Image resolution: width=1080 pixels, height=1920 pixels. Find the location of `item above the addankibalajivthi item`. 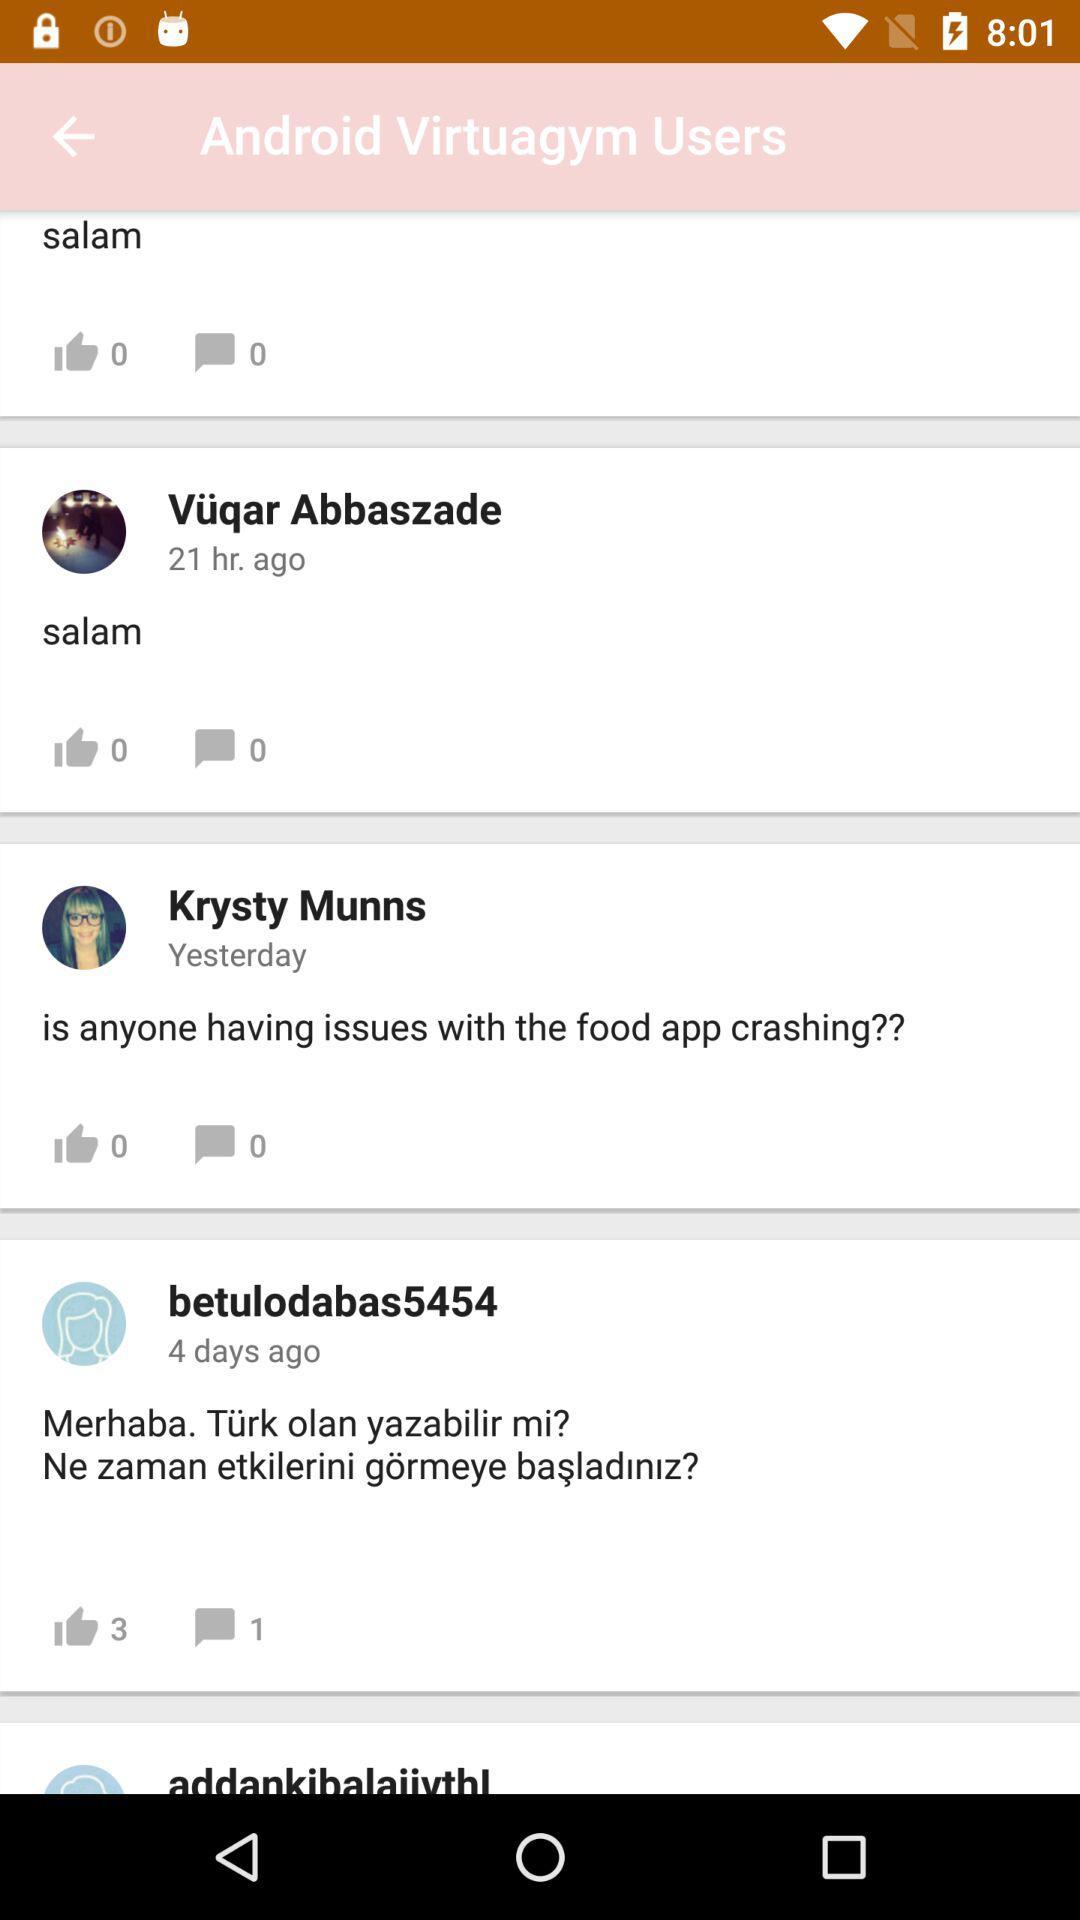

item above the addankibalajivthi item is located at coordinates (90, 1628).